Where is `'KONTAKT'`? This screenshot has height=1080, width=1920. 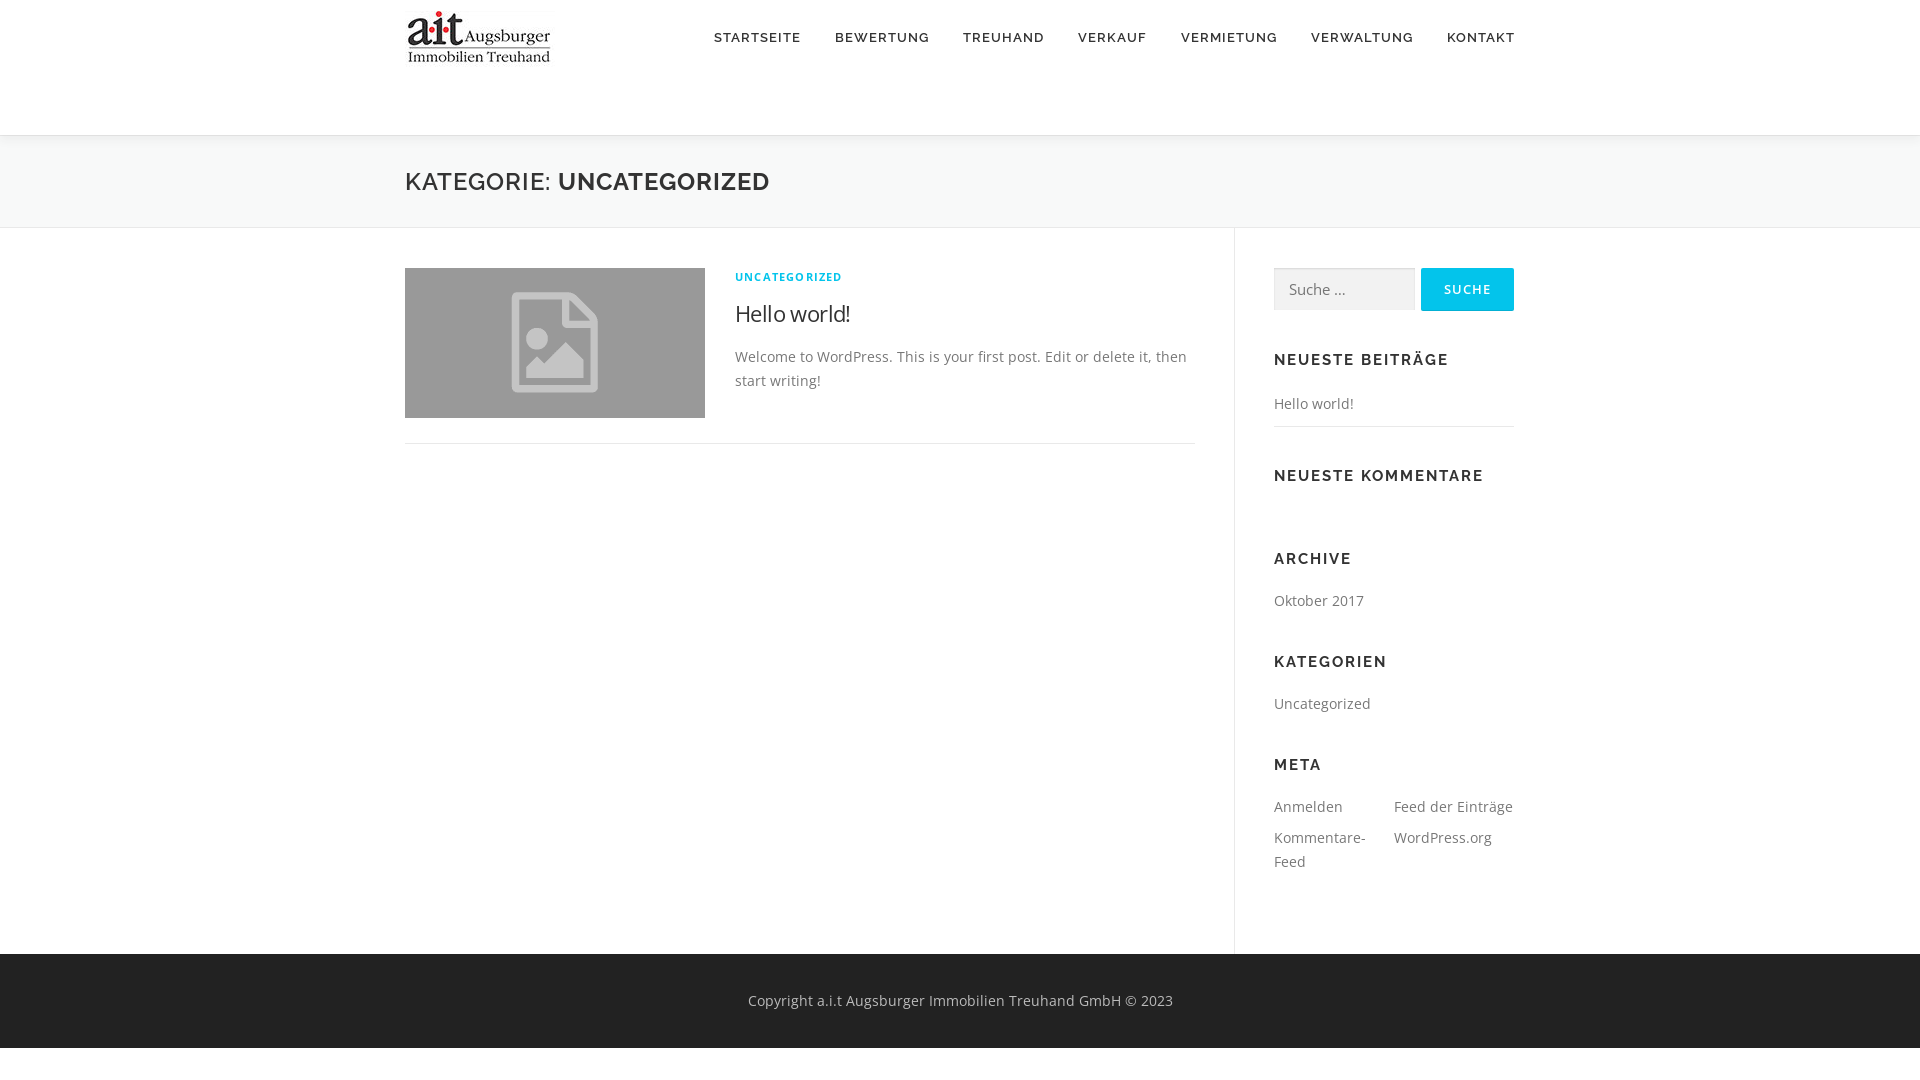
'KONTAKT' is located at coordinates (1472, 37).